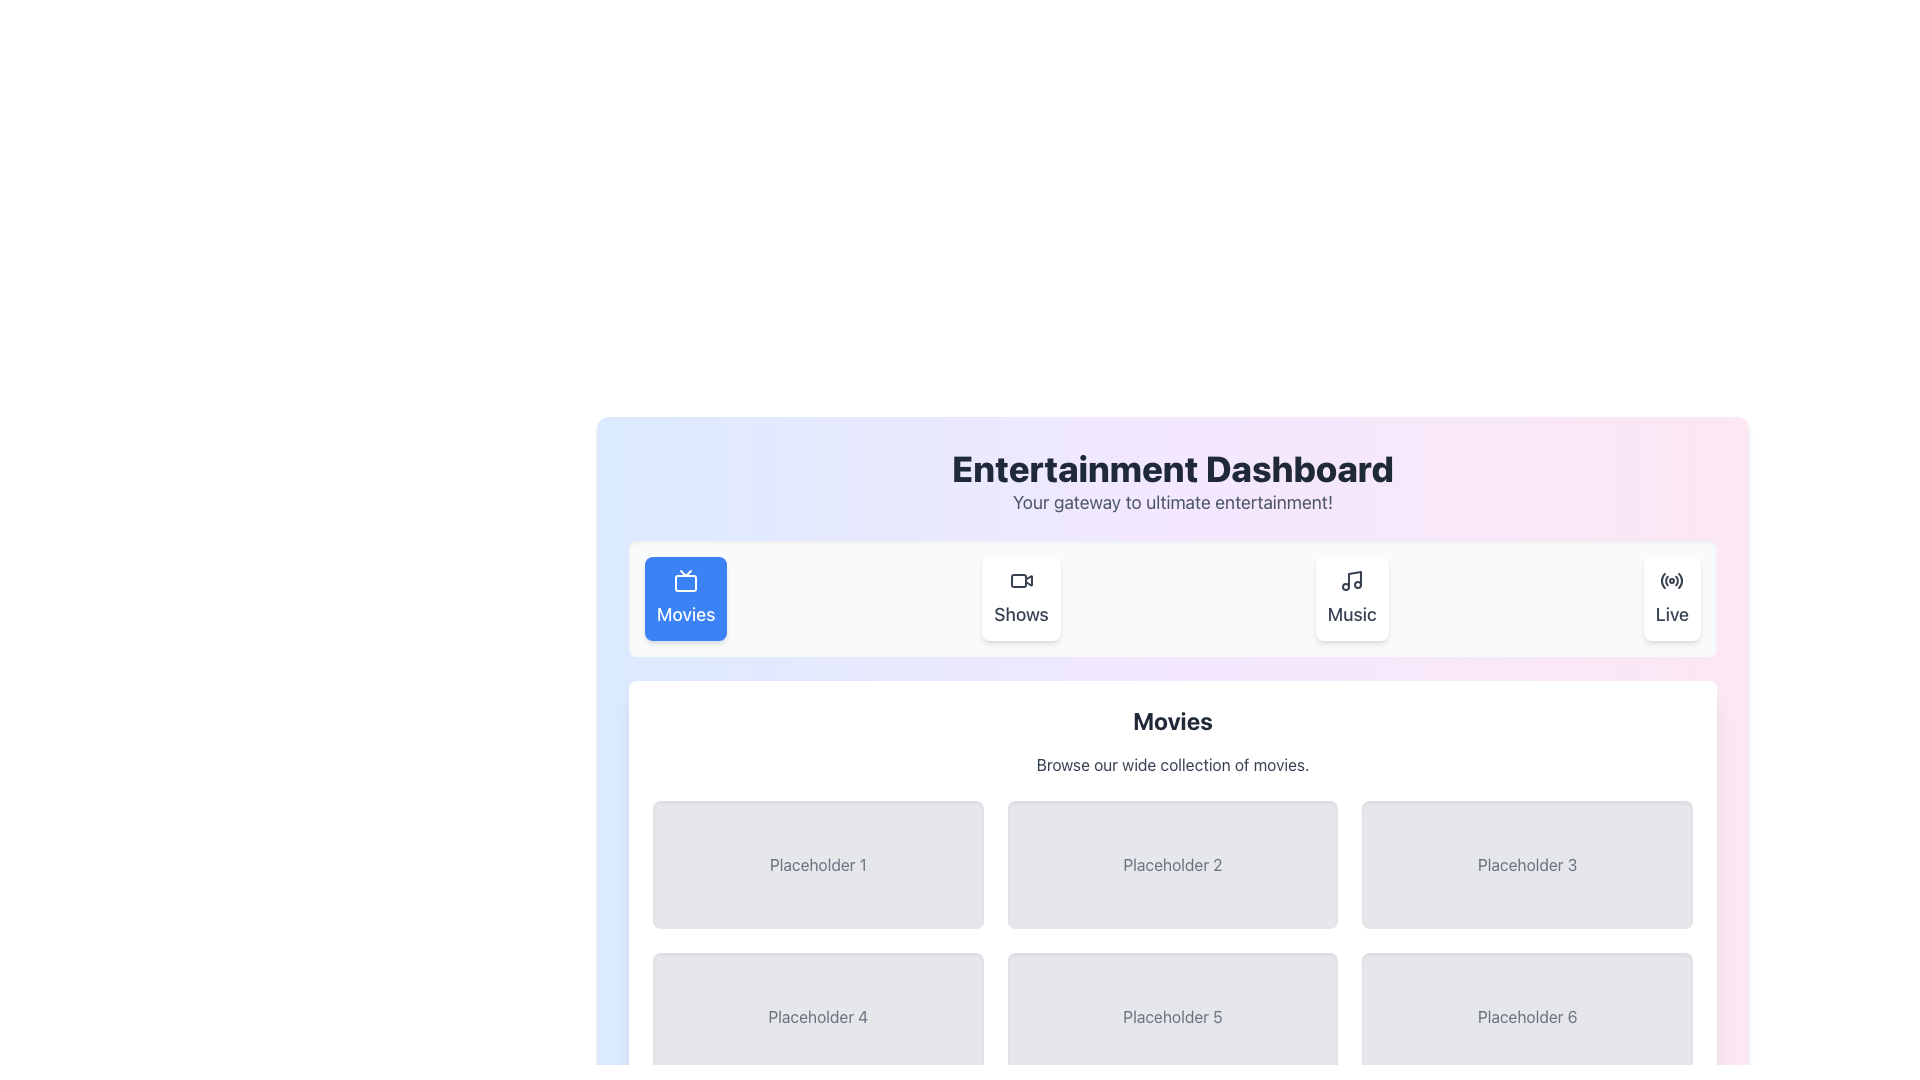 Image resolution: width=1920 pixels, height=1080 pixels. What do you see at coordinates (1018, 581) in the screenshot?
I see `the decorative graphical element, a small rectangle with rounded corners and a light gray stroke, located inside the 'Shows' video camera icon in the top navigation bar` at bounding box center [1018, 581].